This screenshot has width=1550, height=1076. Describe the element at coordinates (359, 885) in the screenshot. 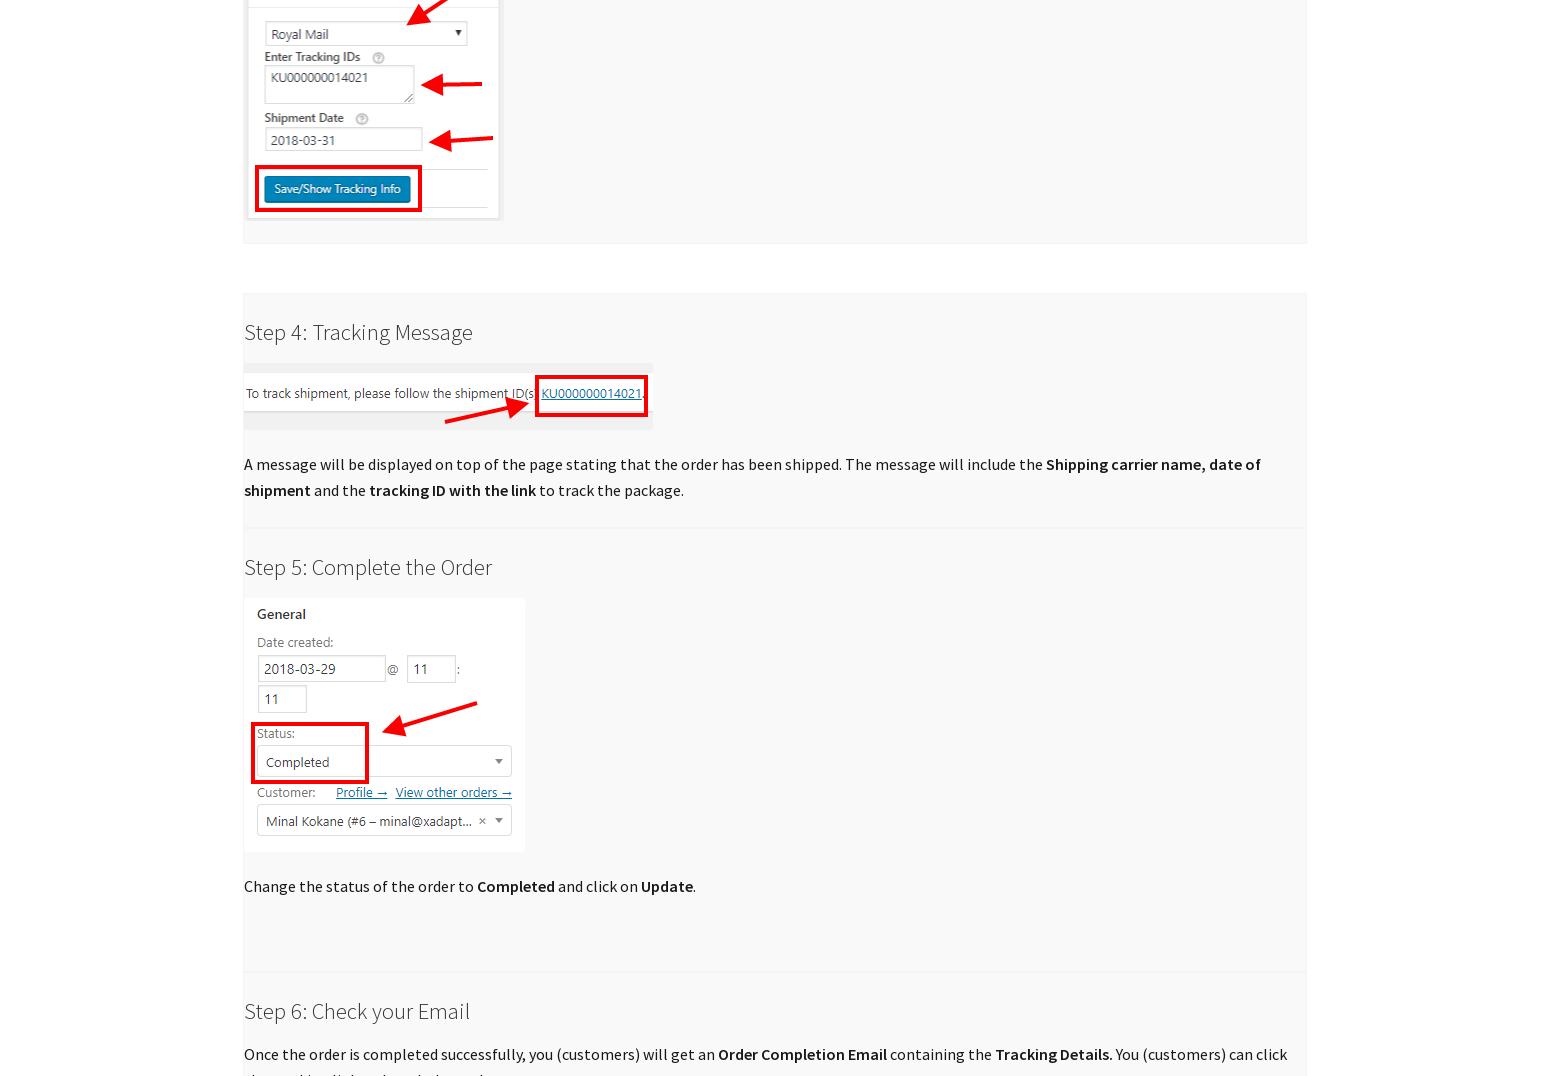

I see `'Change the status of the order to'` at that location.